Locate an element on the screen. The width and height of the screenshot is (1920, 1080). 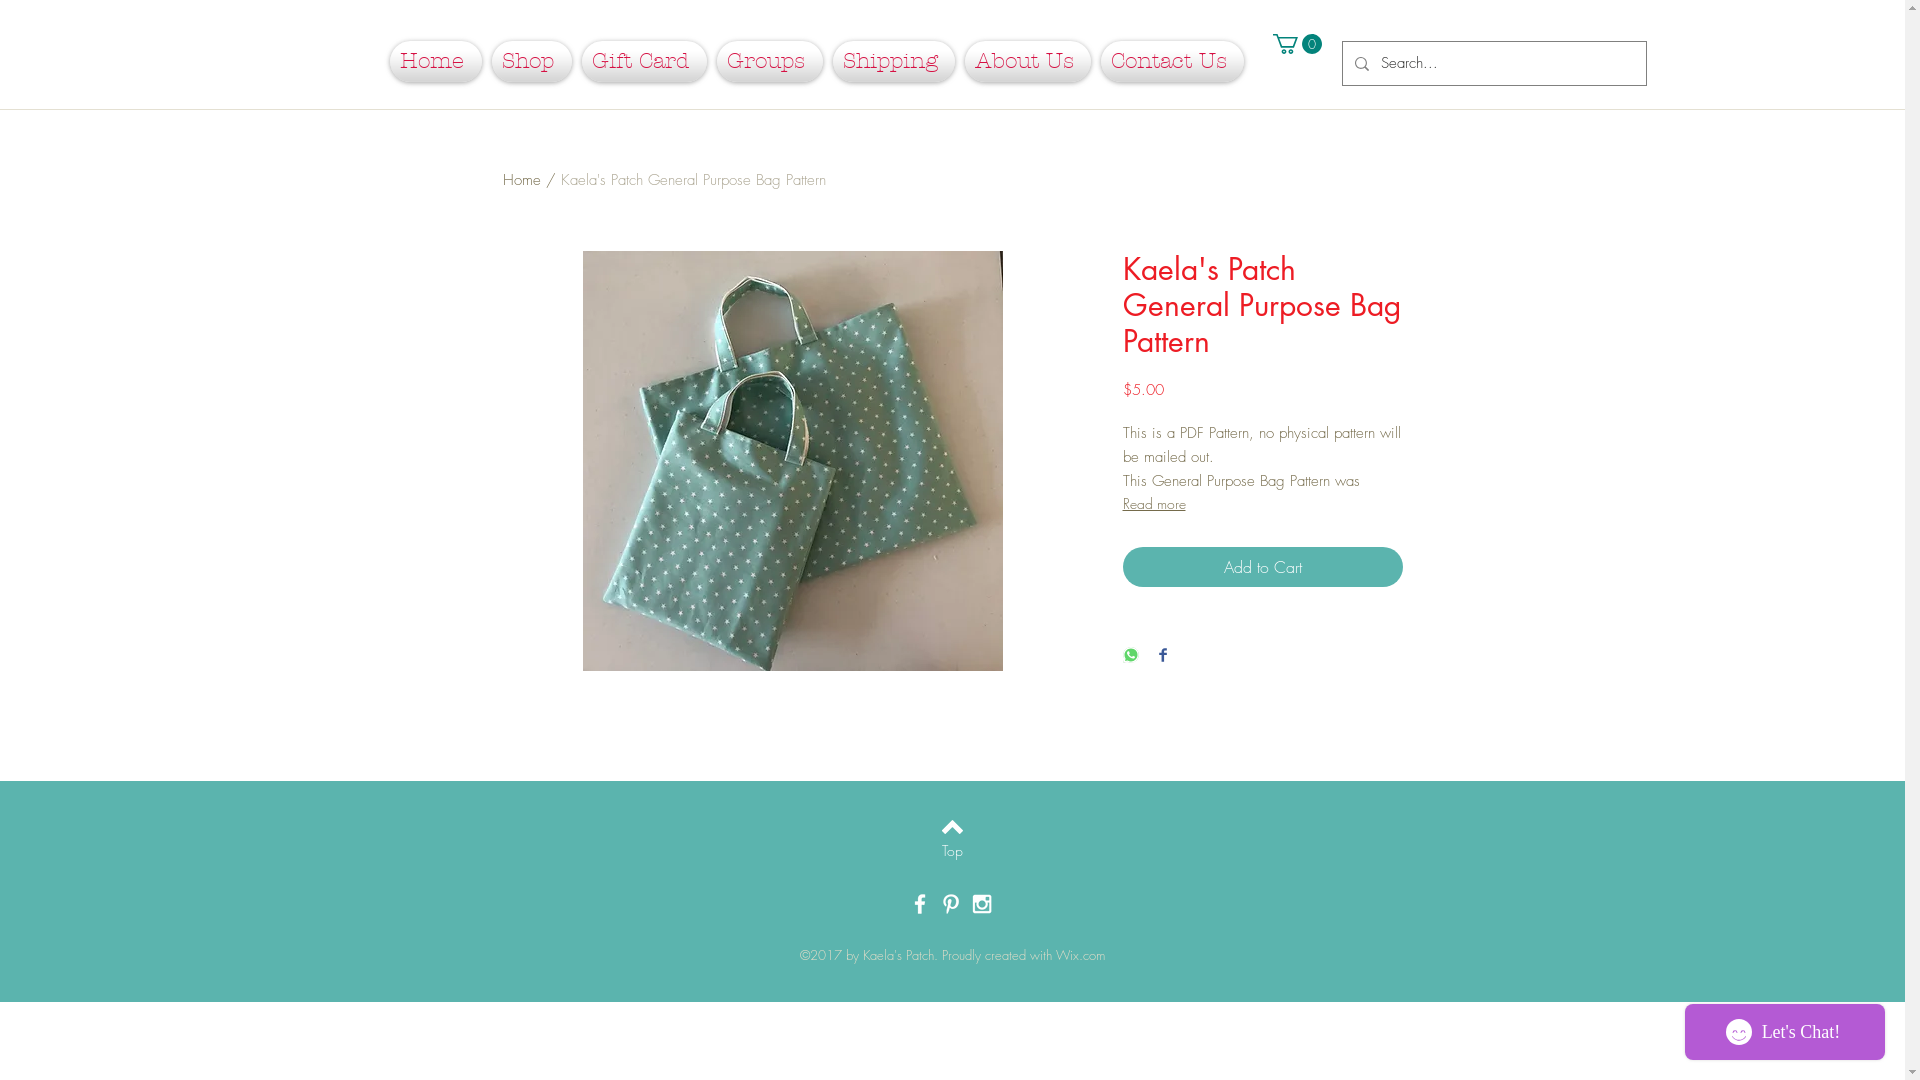
'Add to Cart' is located at coordinates (1261, 567).